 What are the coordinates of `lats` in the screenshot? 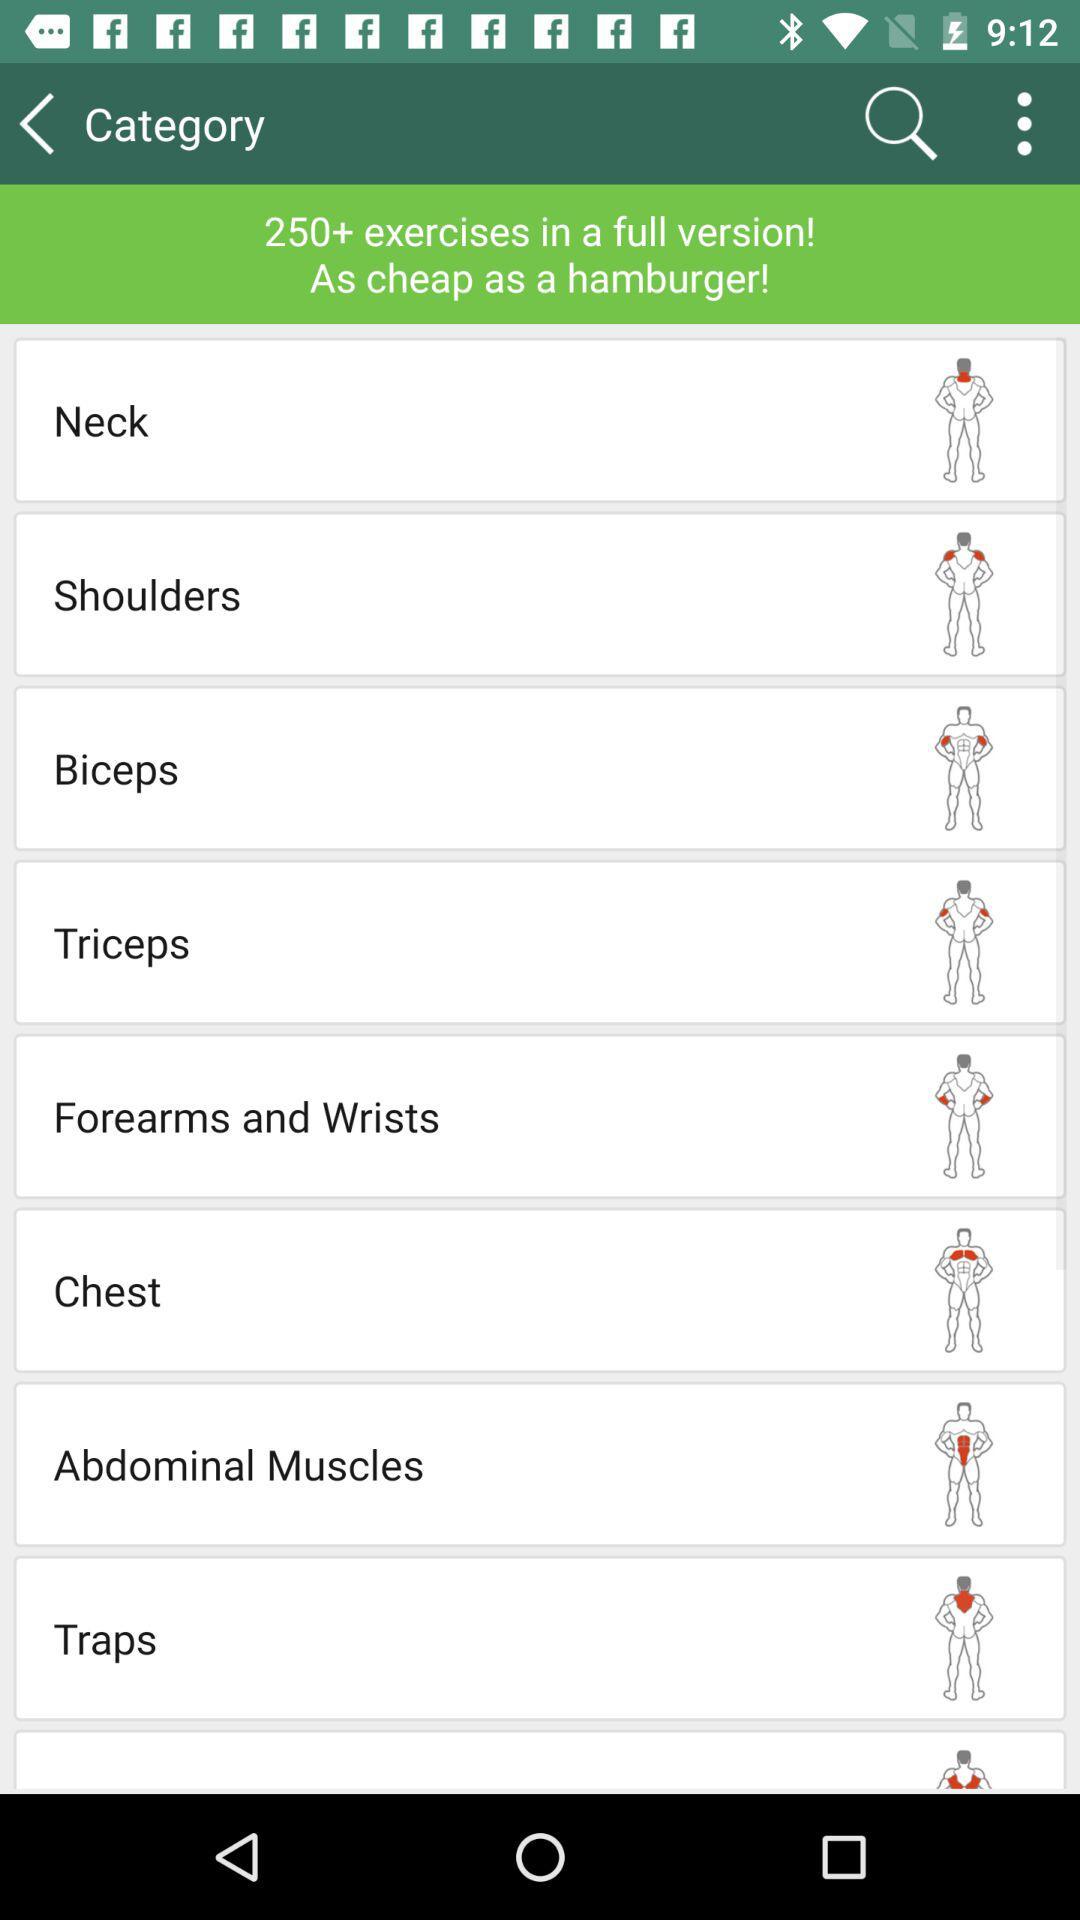 It's located at (457, 1779).